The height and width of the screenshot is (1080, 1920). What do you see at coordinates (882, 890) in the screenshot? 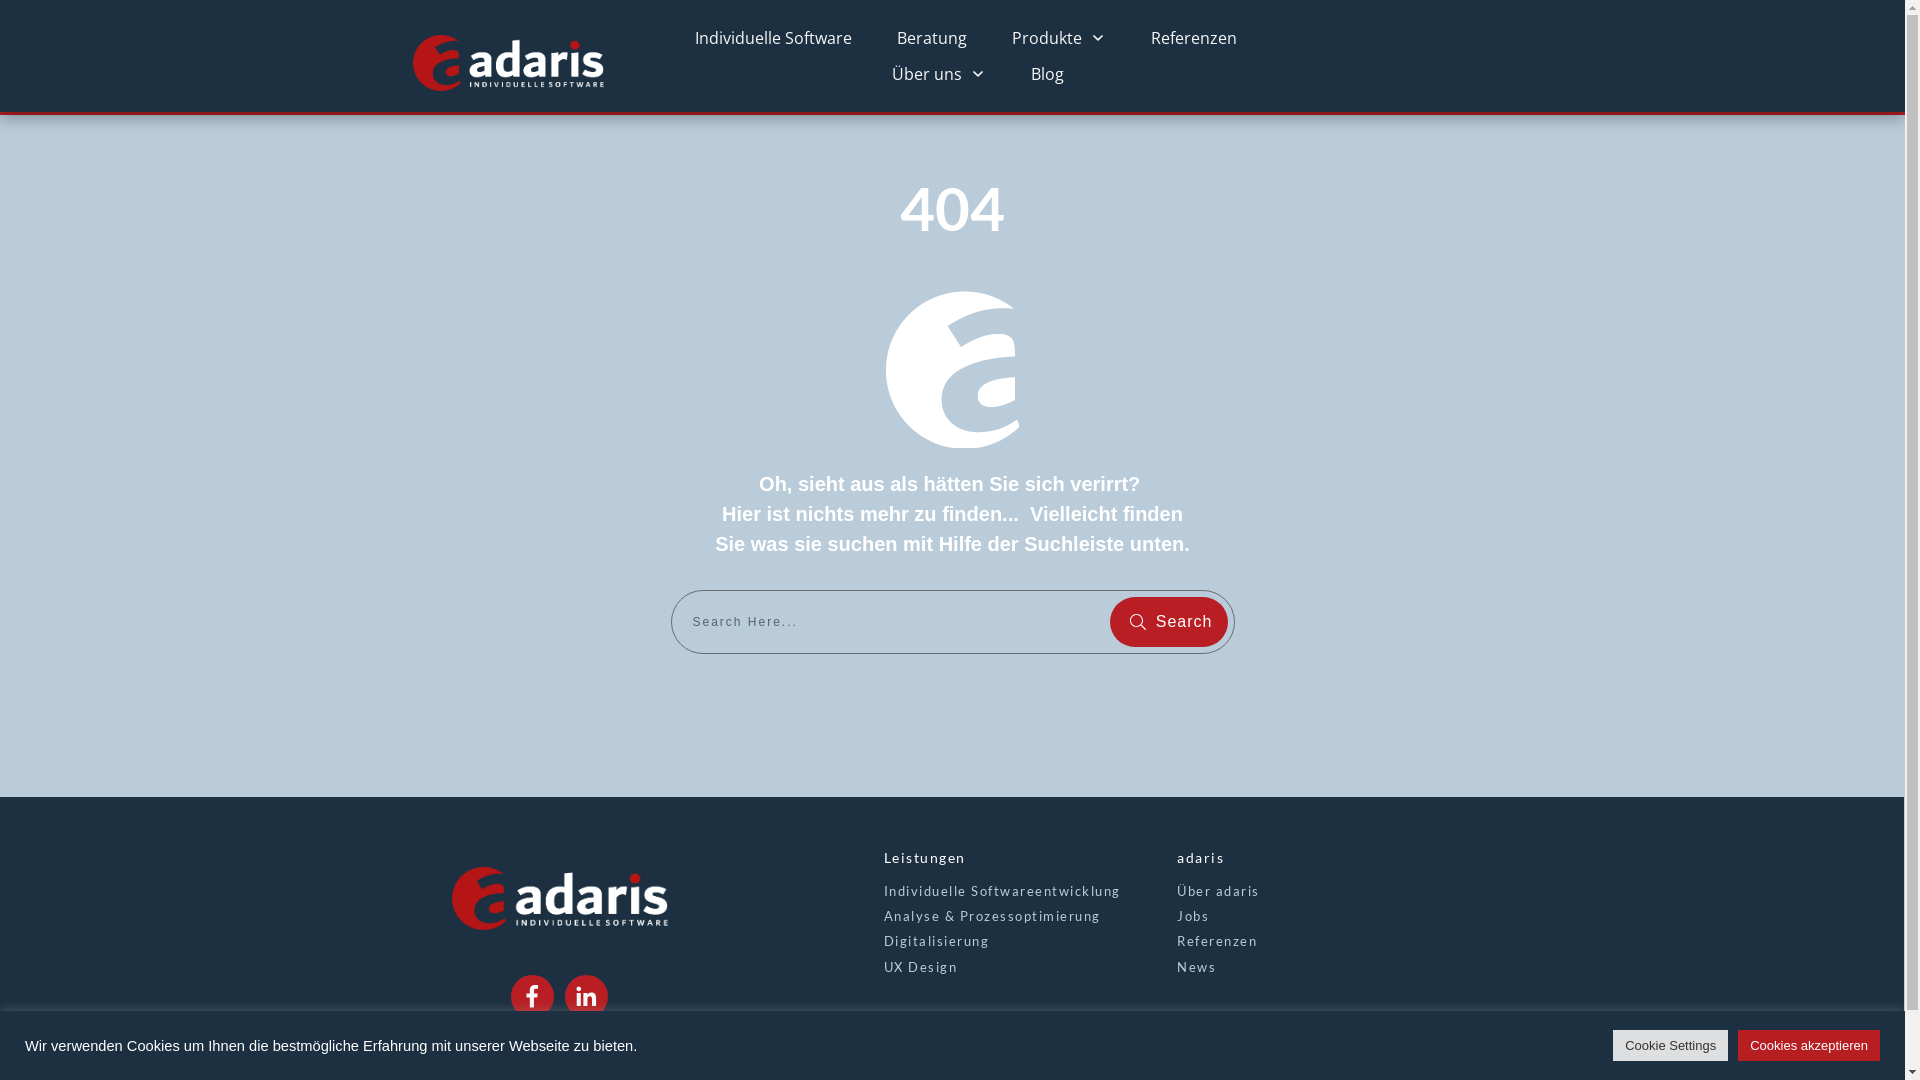
I see `'Individuelle Softwareentwicklung'` at bounding box center [882, 890].